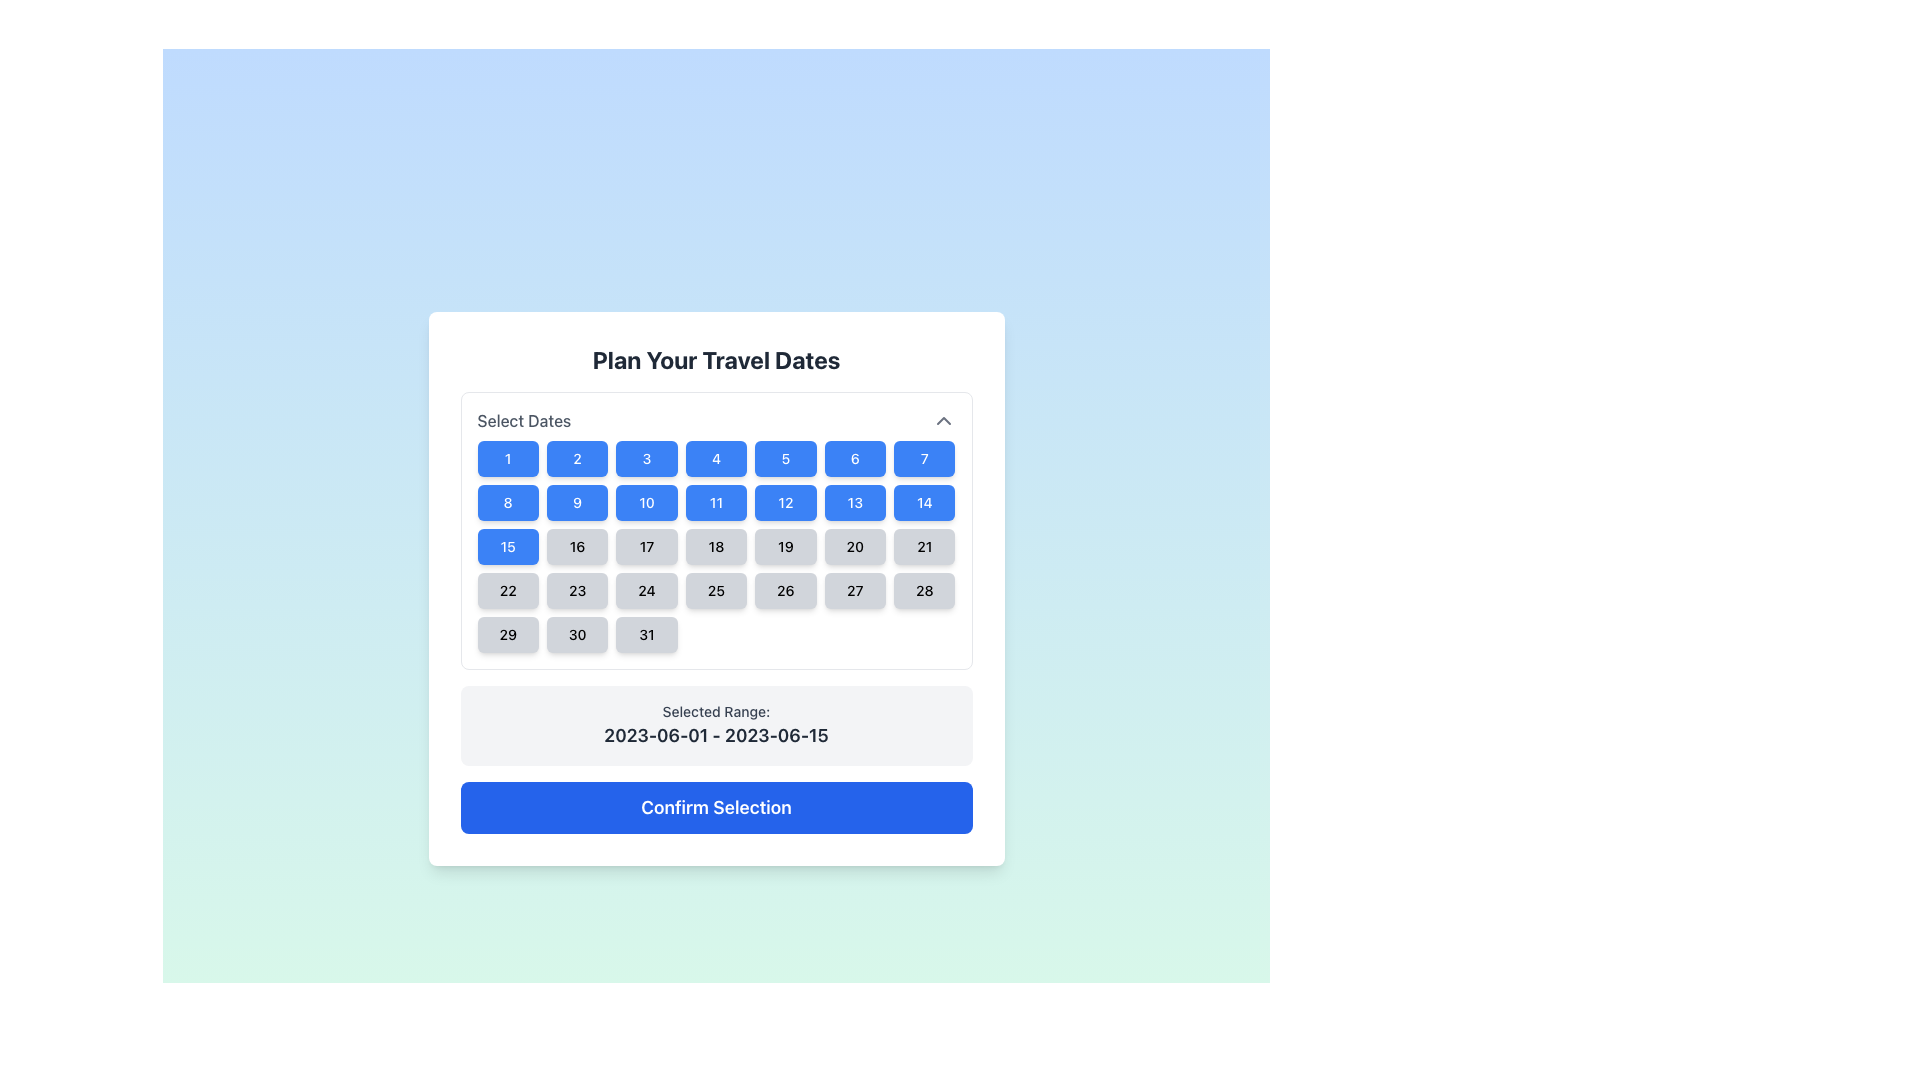 The image size is (1920, 1080). Describe the element at coordinates (508, 635) in the screenshot. I see `the button representing the 29th day in the calendar interface` at that location.